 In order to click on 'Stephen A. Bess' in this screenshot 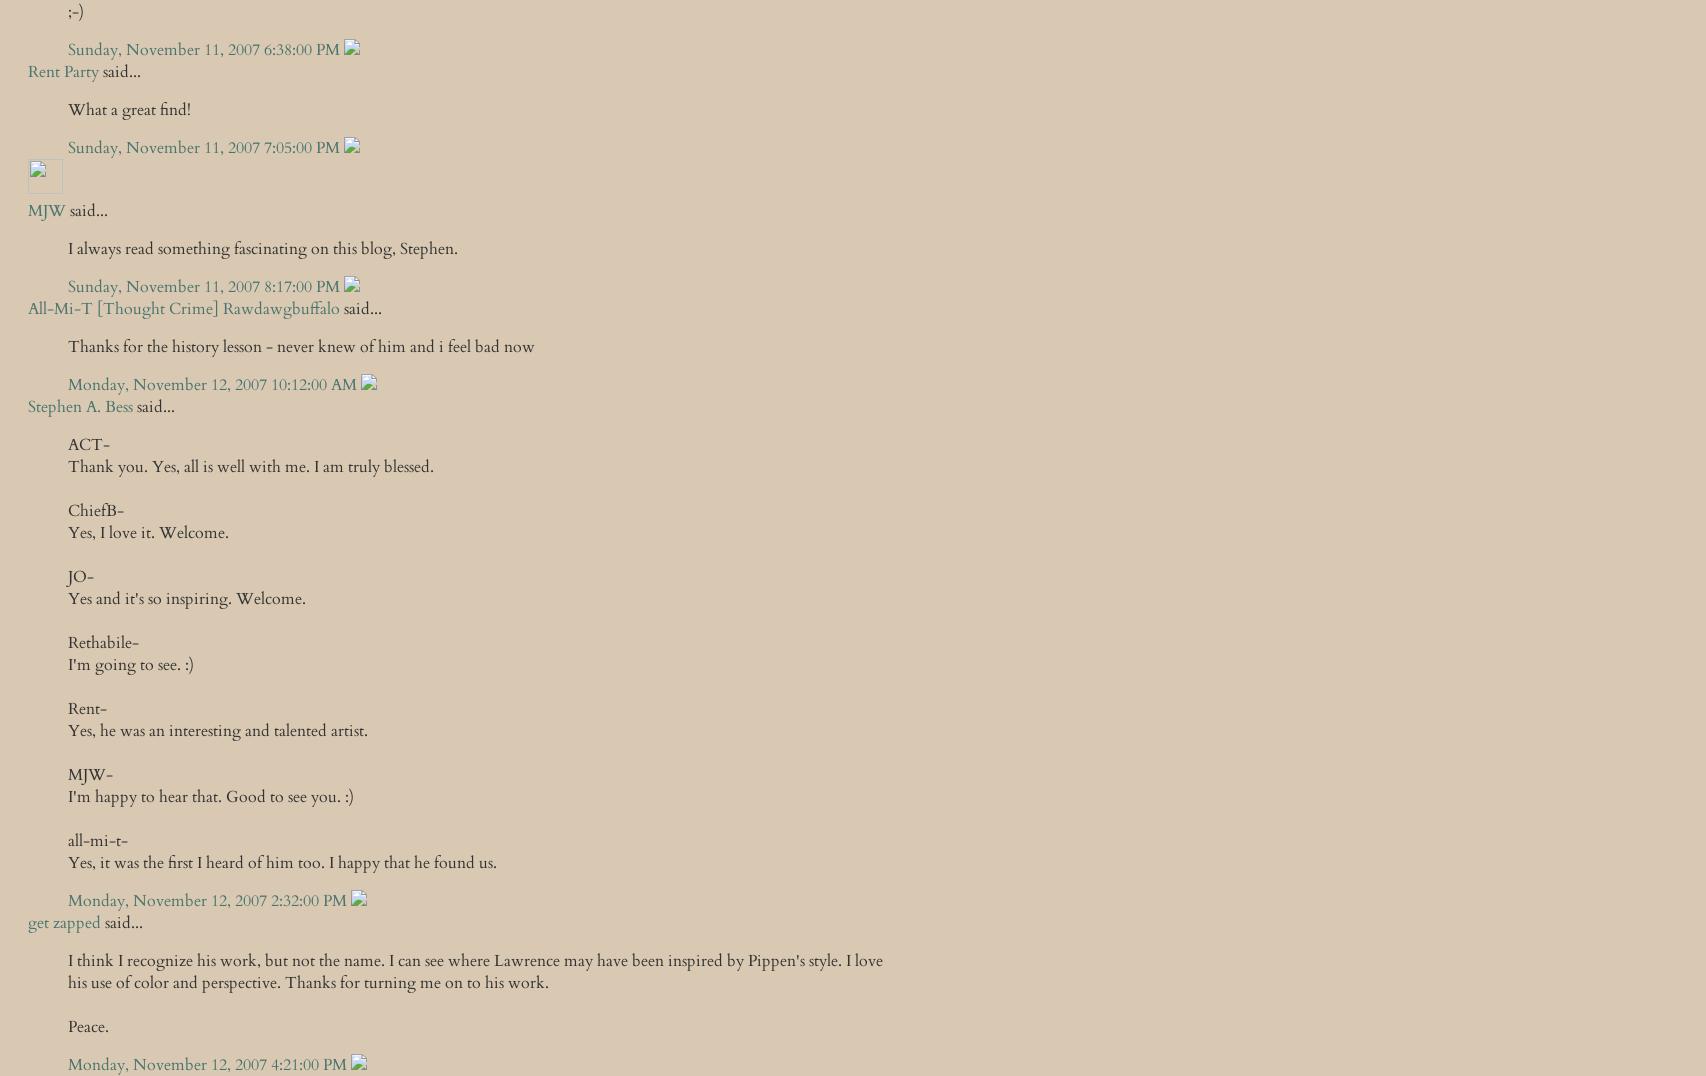, I will do `click(80, 407)`.